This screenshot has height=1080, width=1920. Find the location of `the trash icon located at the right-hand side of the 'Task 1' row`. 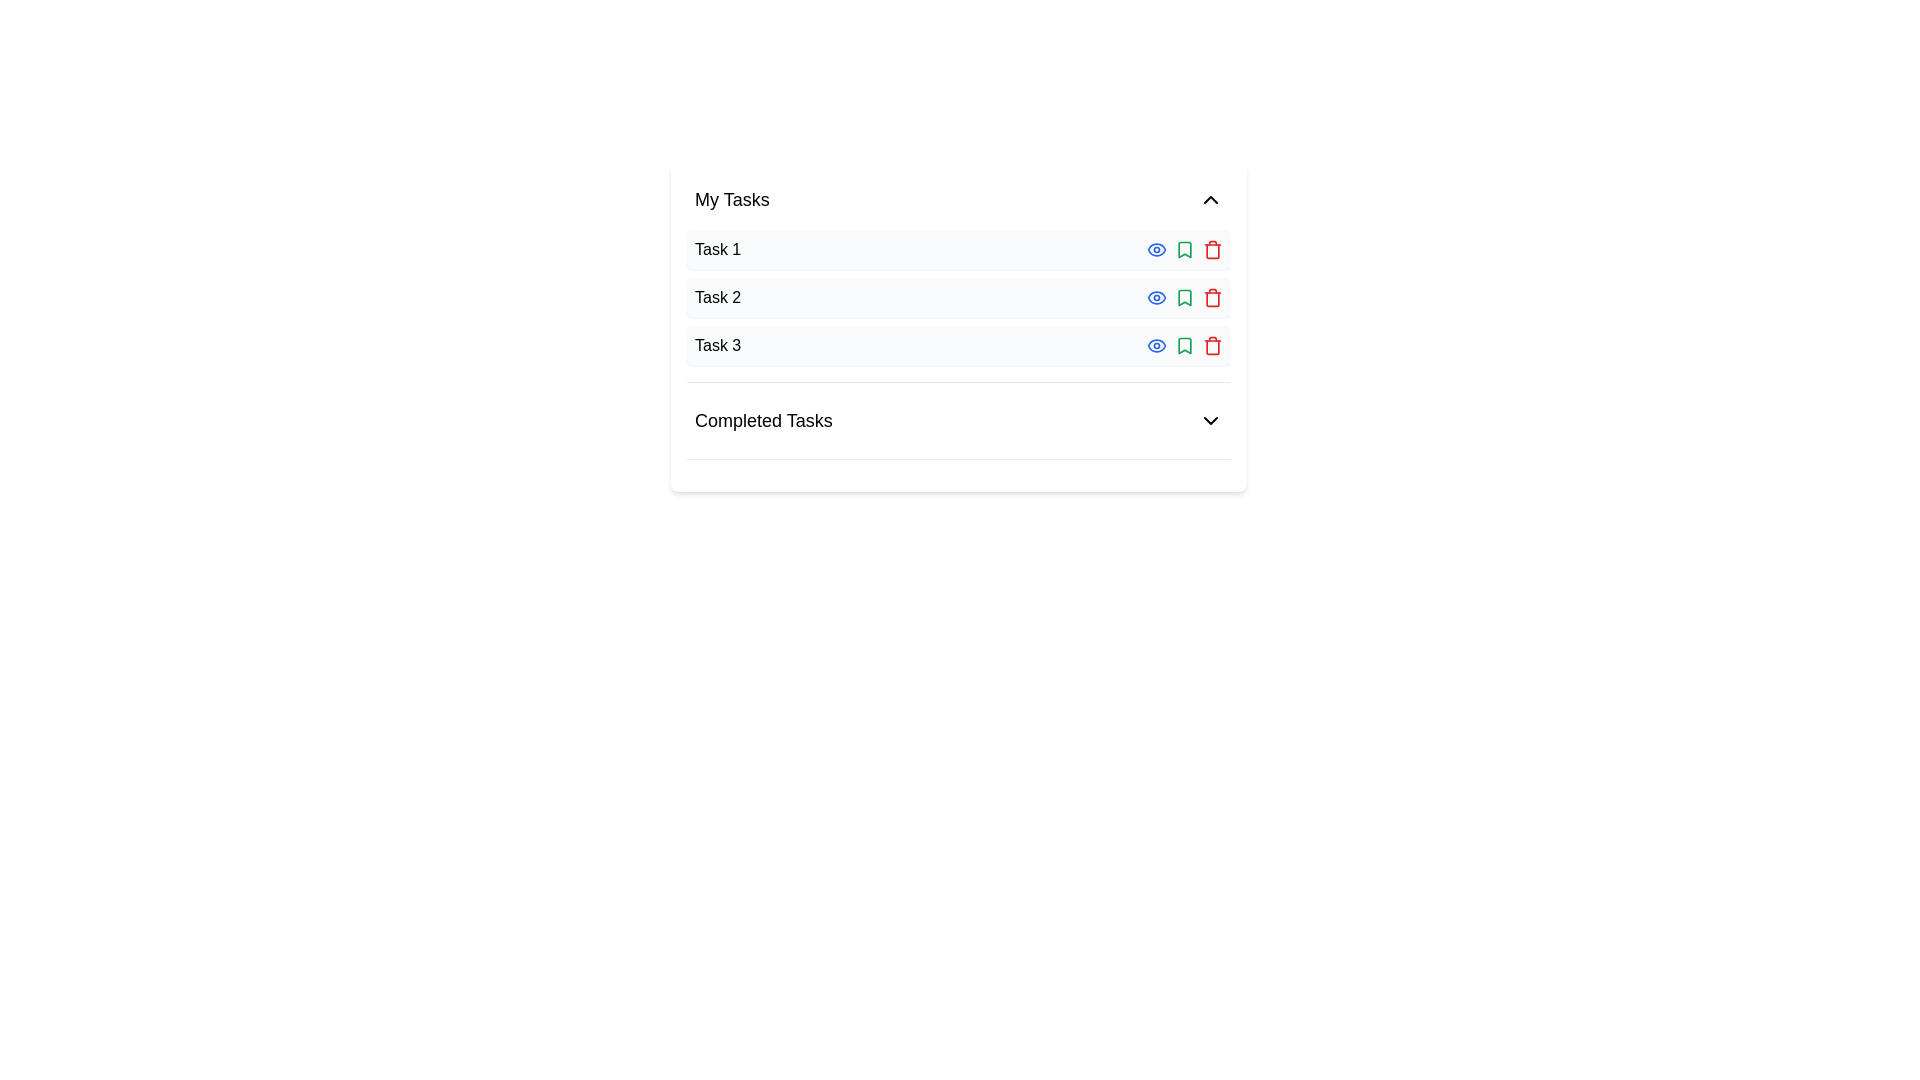

the trash icon located at the right-hand side of the 'Task 1' row is located at coordinates (1212, 249).